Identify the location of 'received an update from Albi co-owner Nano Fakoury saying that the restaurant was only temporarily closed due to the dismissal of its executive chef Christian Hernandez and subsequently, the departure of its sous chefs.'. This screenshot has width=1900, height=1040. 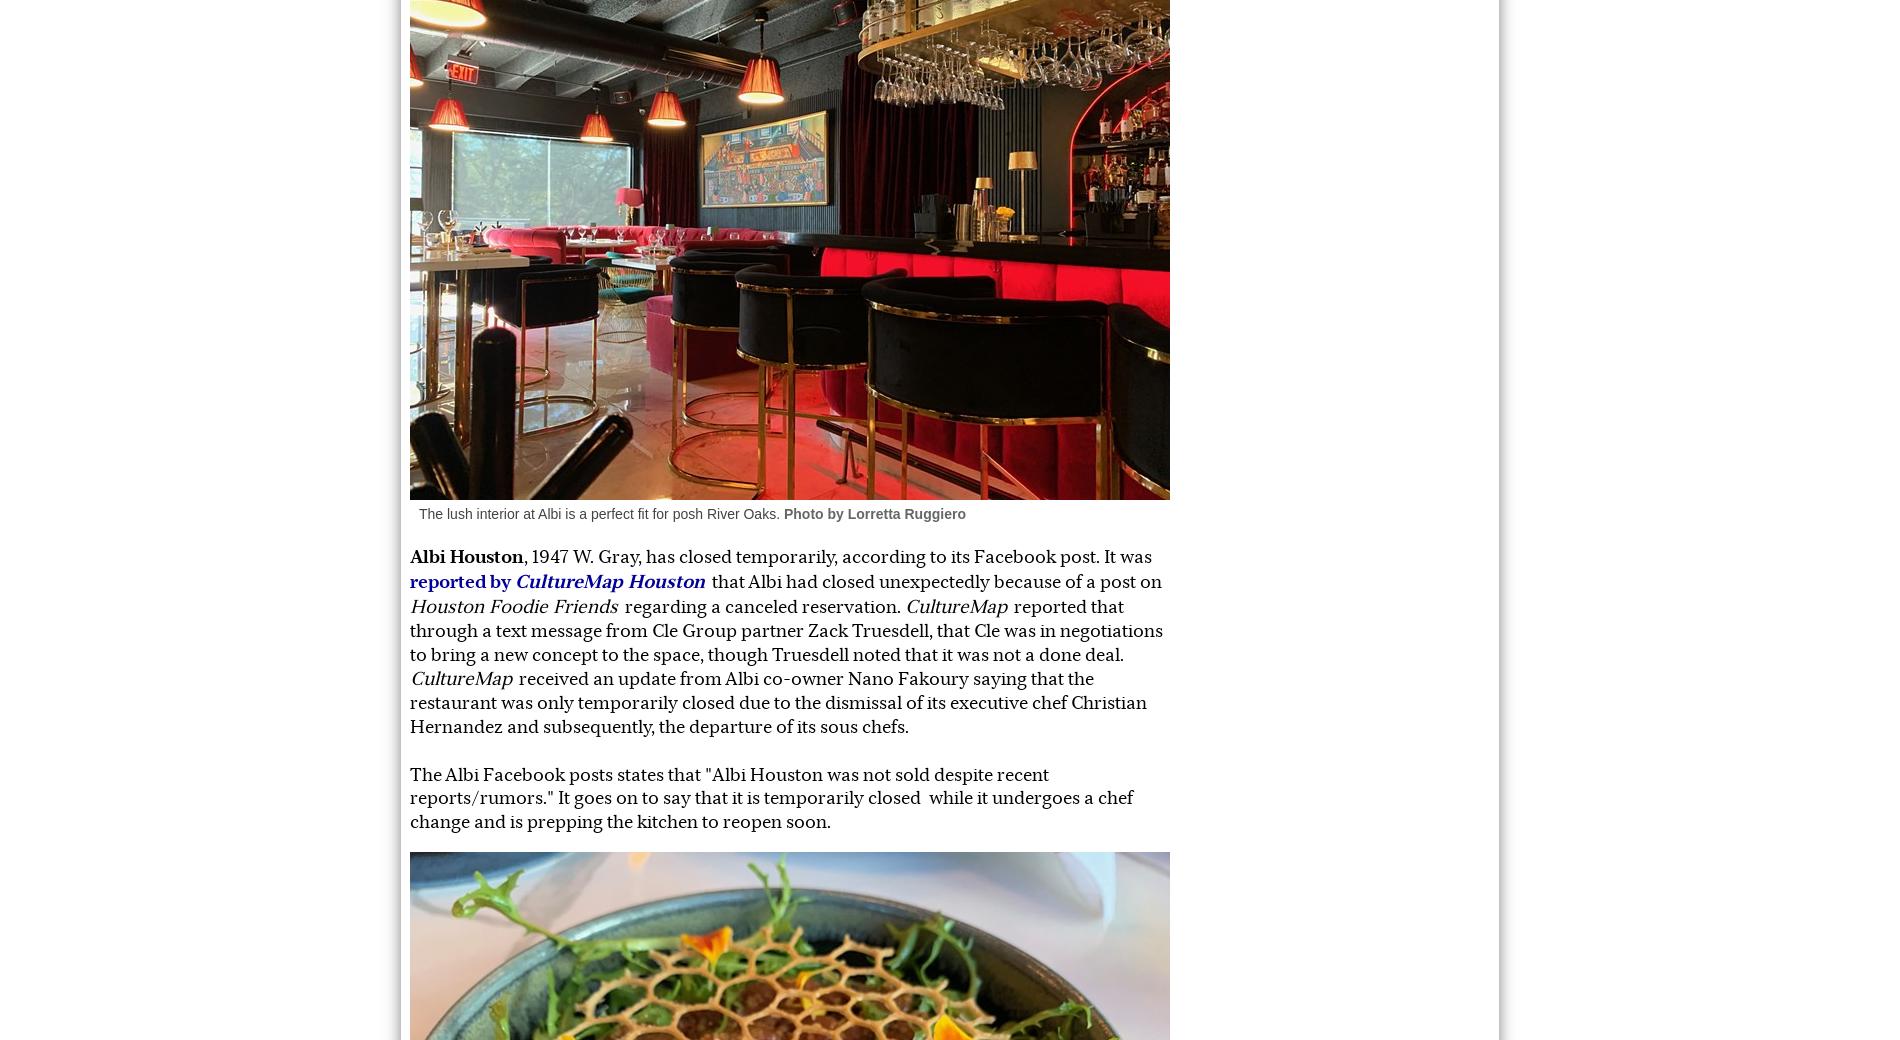
(777, 701).